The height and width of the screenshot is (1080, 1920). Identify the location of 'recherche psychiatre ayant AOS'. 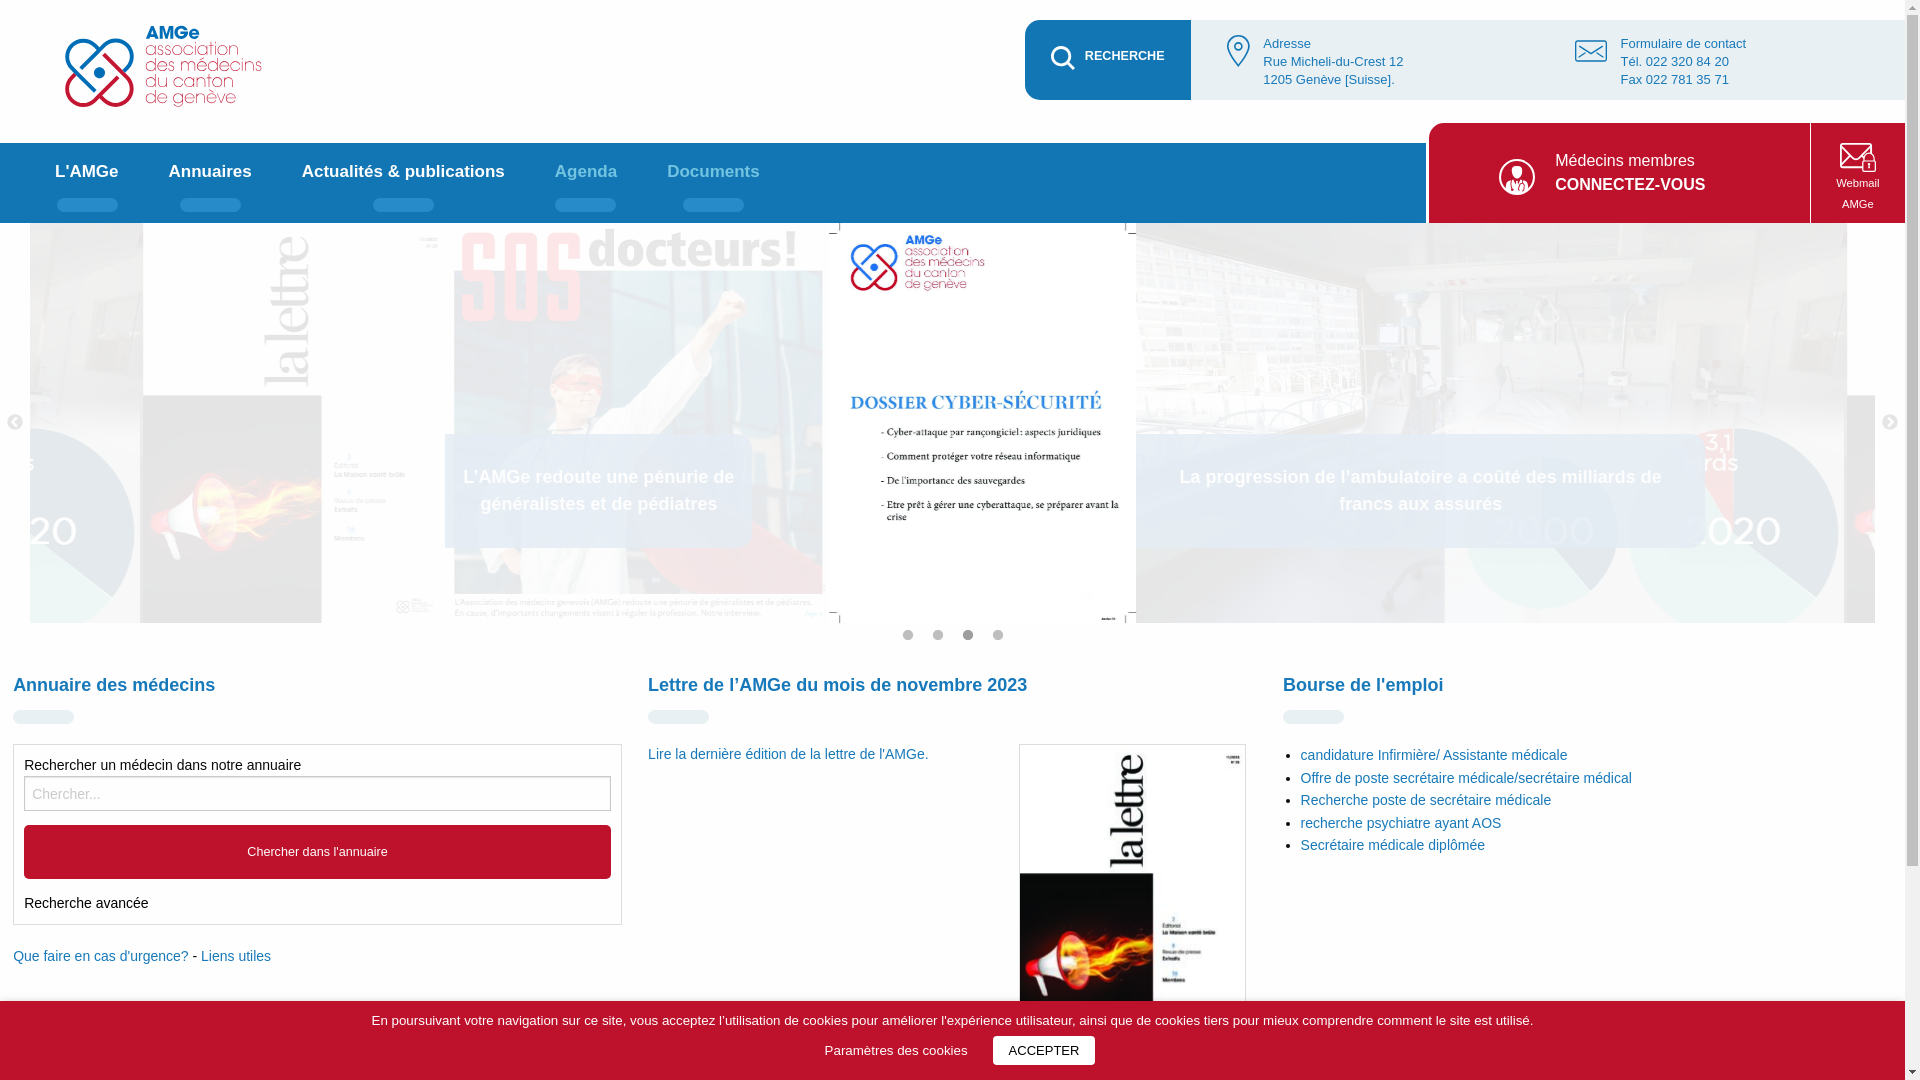
(1400, 822).